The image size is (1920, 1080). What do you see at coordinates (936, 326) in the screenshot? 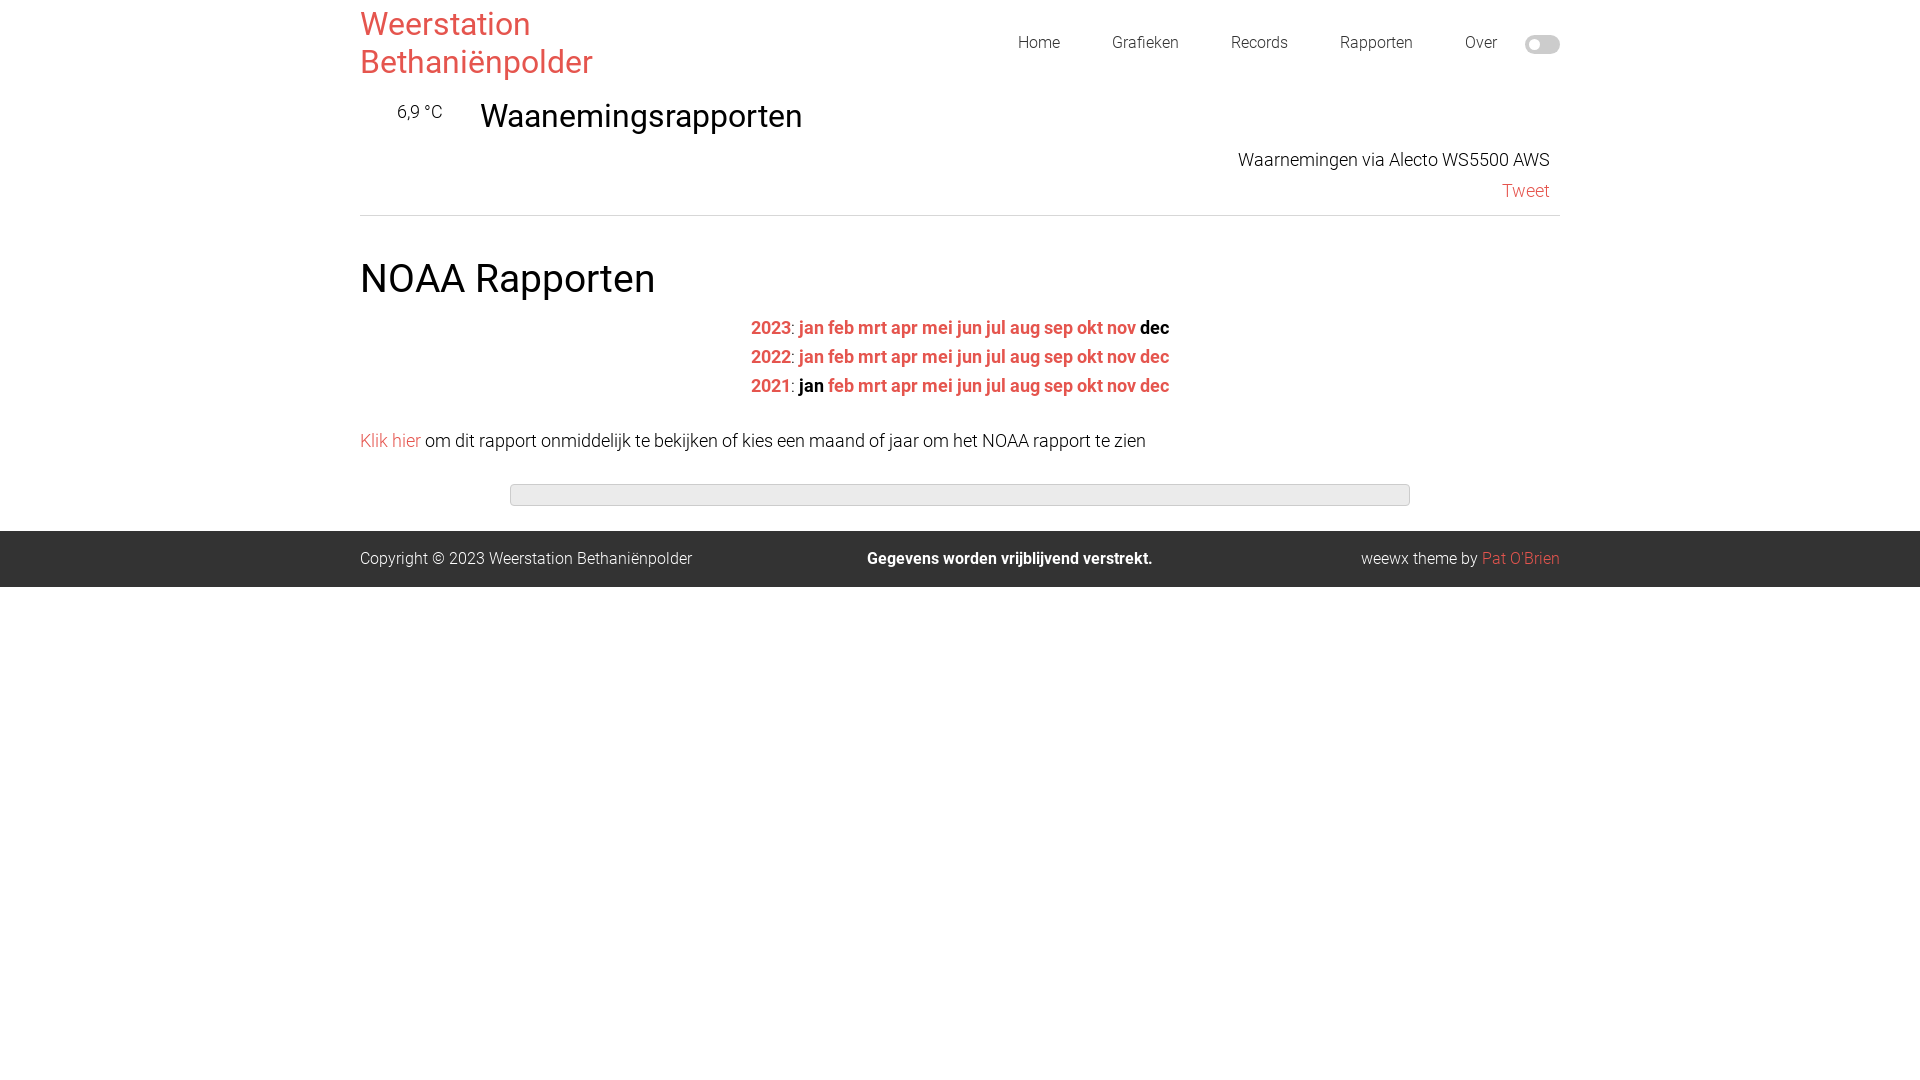
I see `'mei'` at bounding box center [936, 326].